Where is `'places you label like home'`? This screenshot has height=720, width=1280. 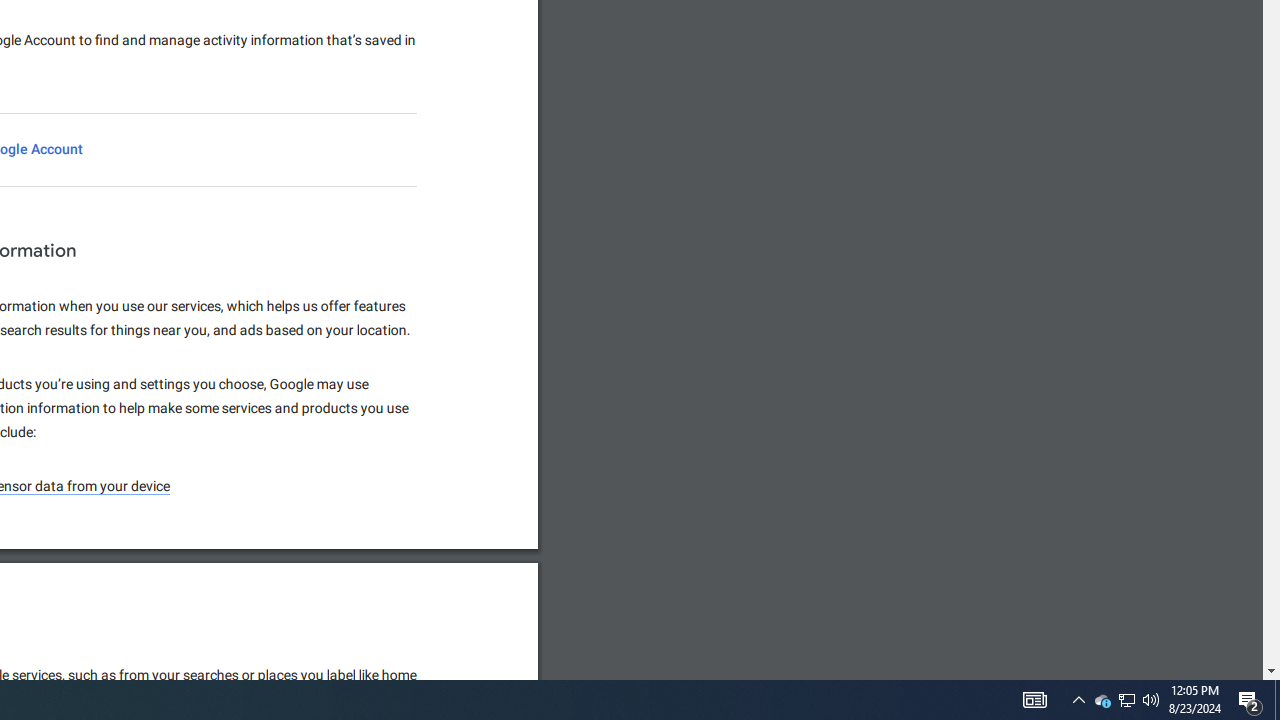
'places you label like home' is located at coordinates (338, 675).